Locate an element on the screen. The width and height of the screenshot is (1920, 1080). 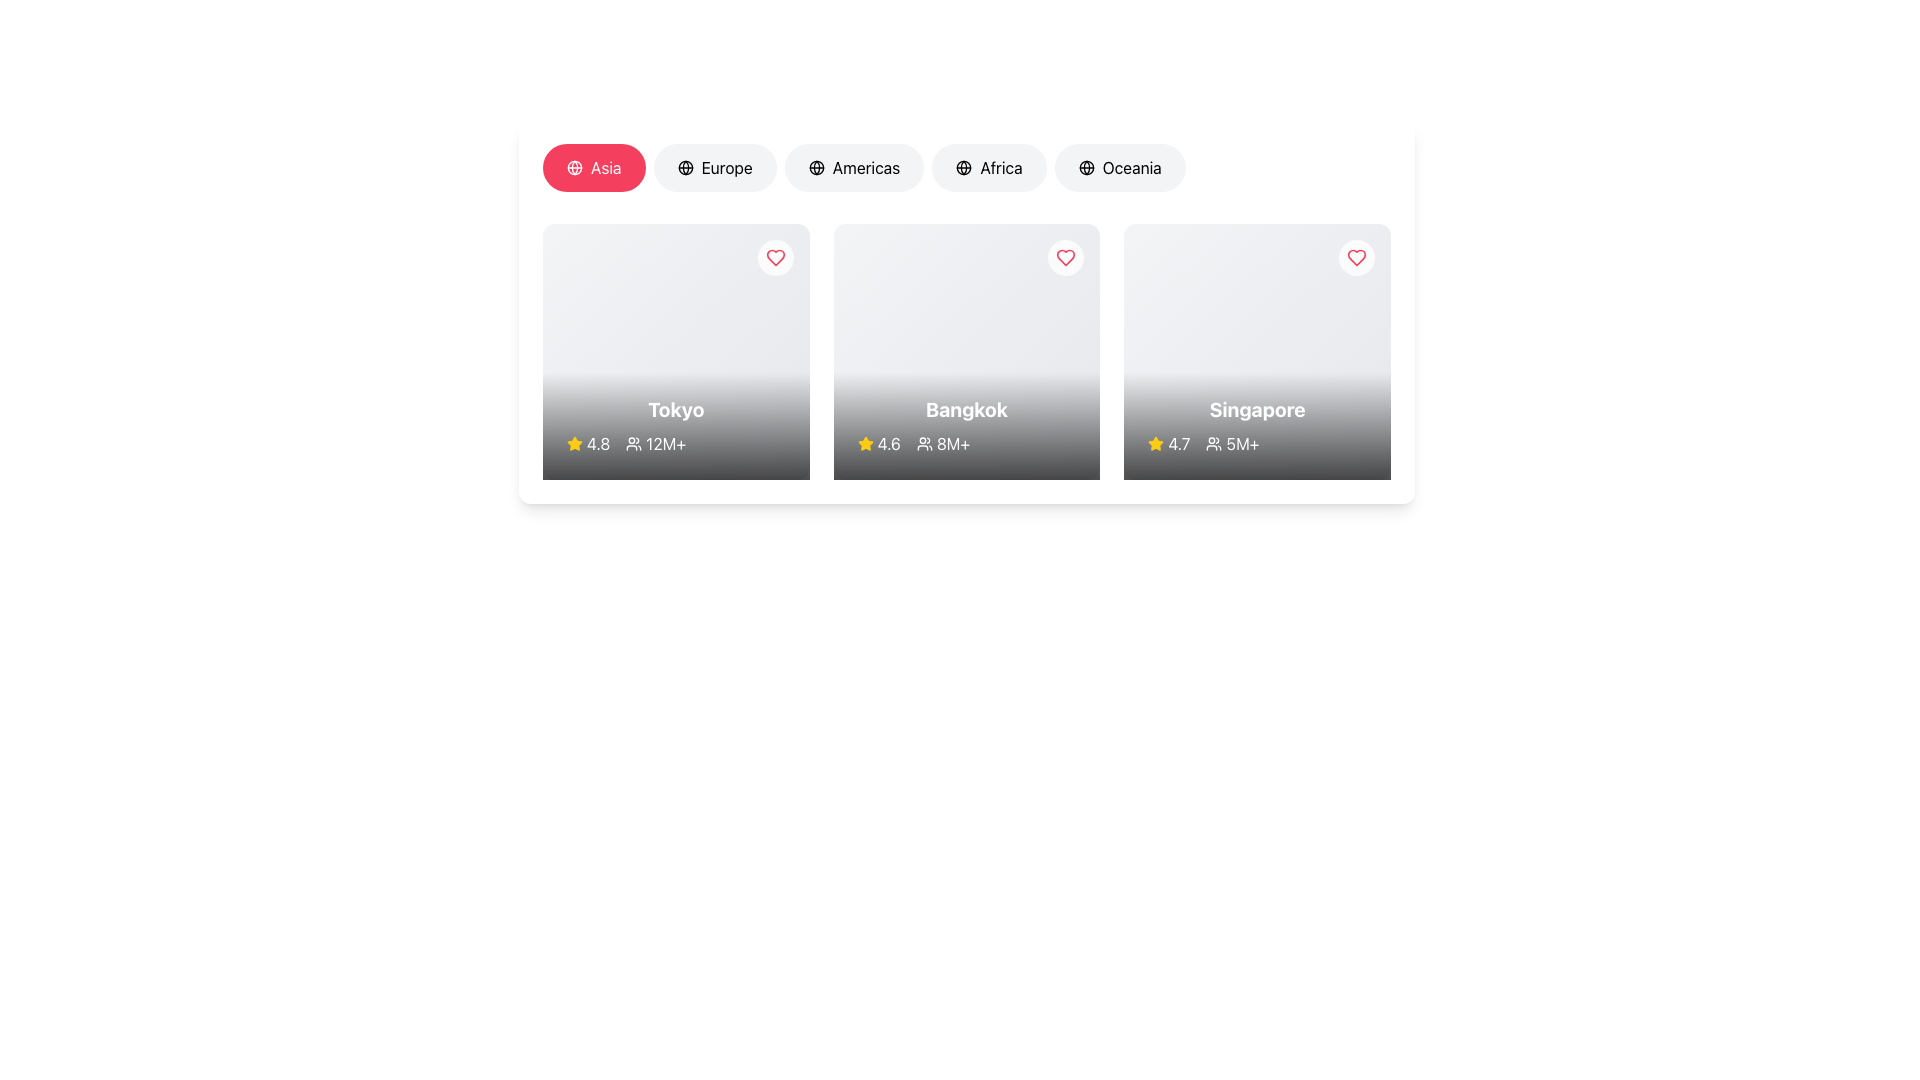
the informational display panel at the bottom of the middle card, which features the text 'Bangkok' in bold white font and additional details like a rating '4.6' and '8M+' is located at coordinates (966, 424).